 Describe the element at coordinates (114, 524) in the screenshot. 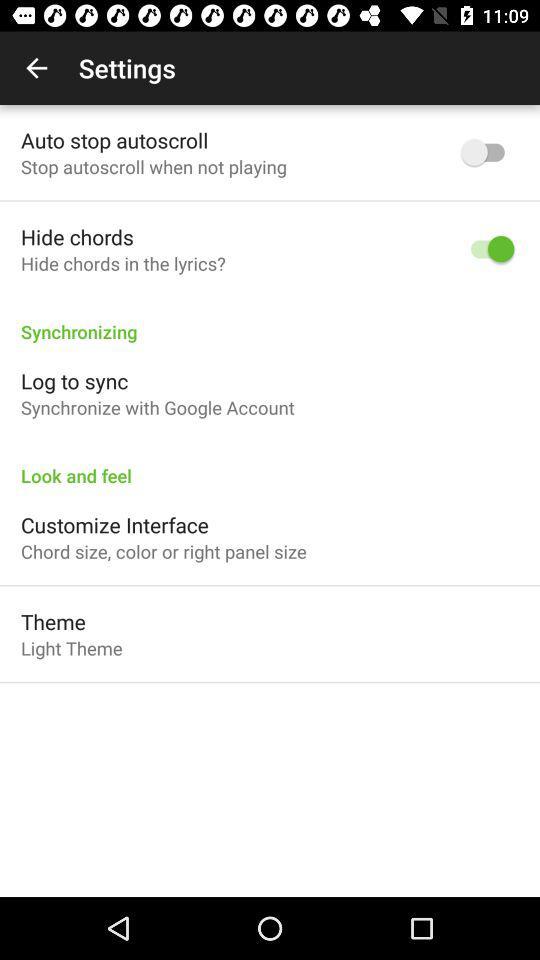

I see `the icon below look and feel` at that location.